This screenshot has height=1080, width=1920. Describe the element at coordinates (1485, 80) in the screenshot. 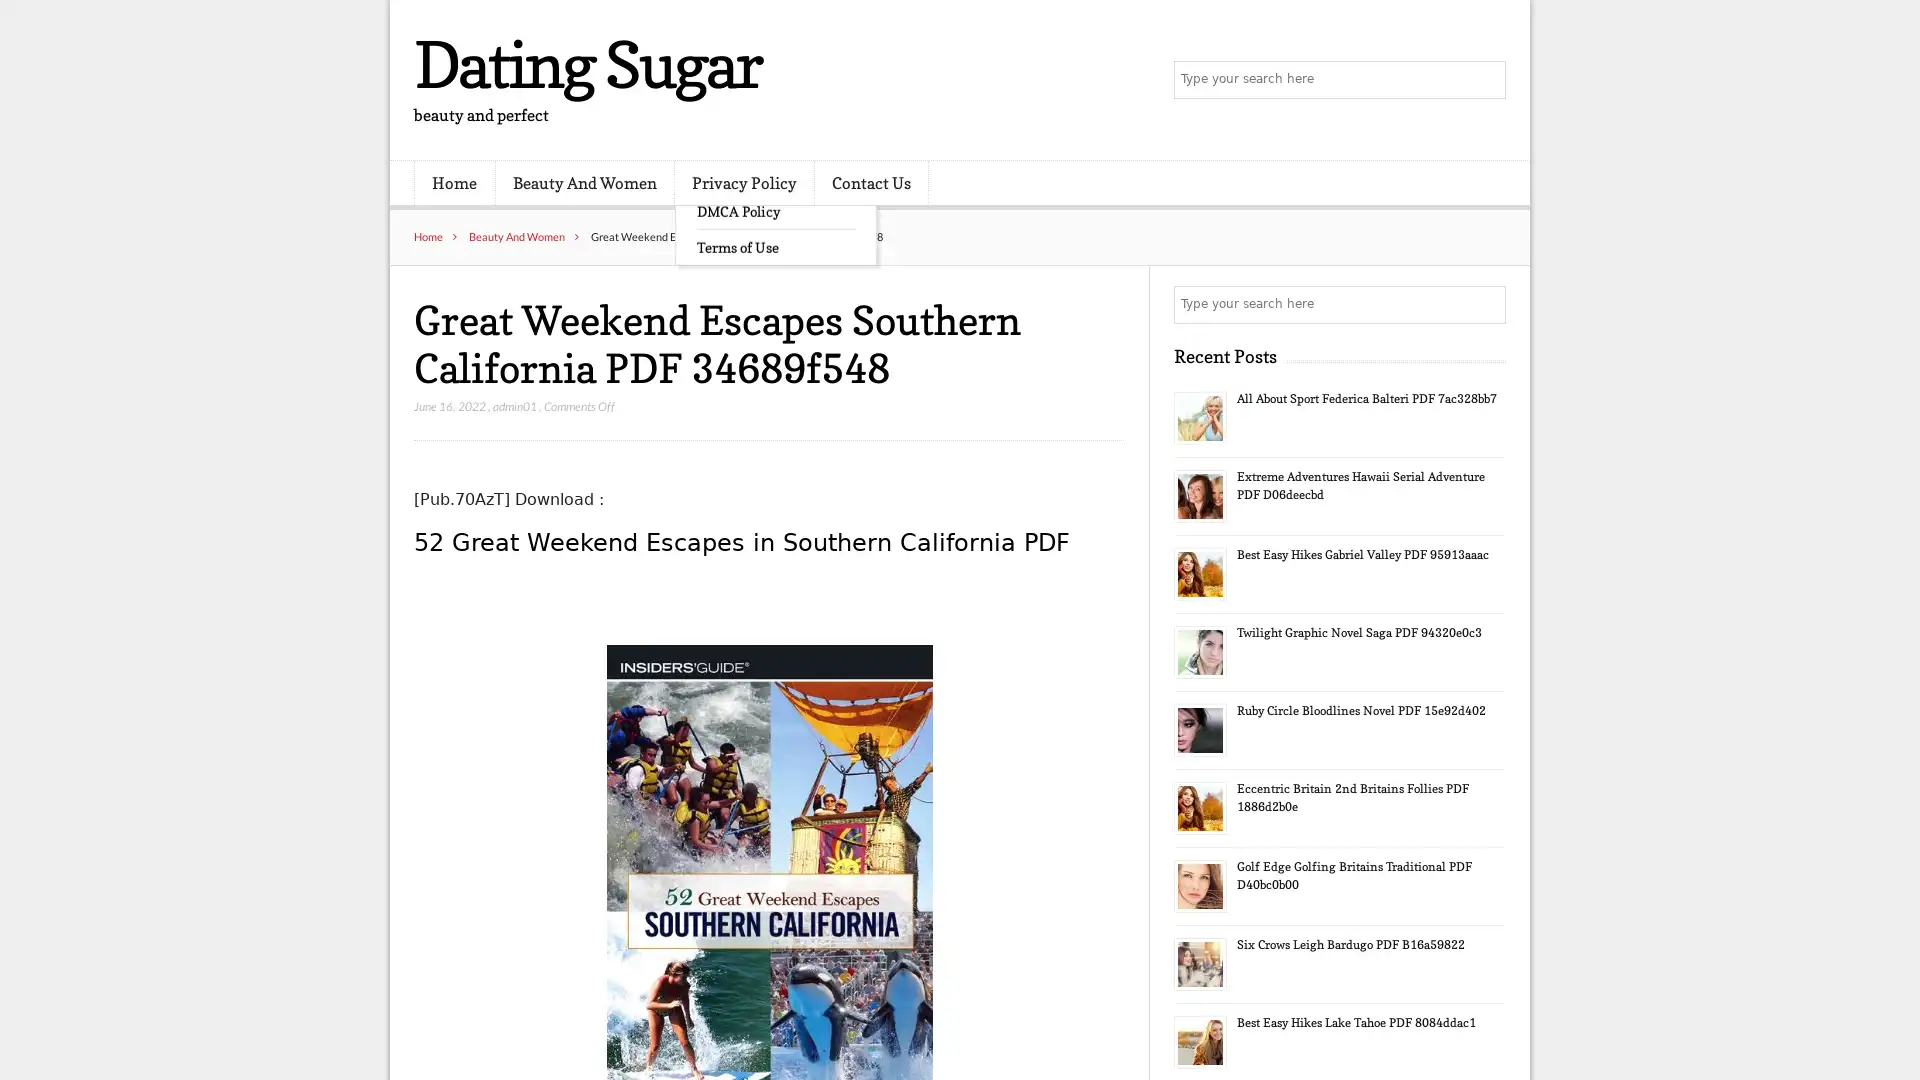

I see `Search` at that location.